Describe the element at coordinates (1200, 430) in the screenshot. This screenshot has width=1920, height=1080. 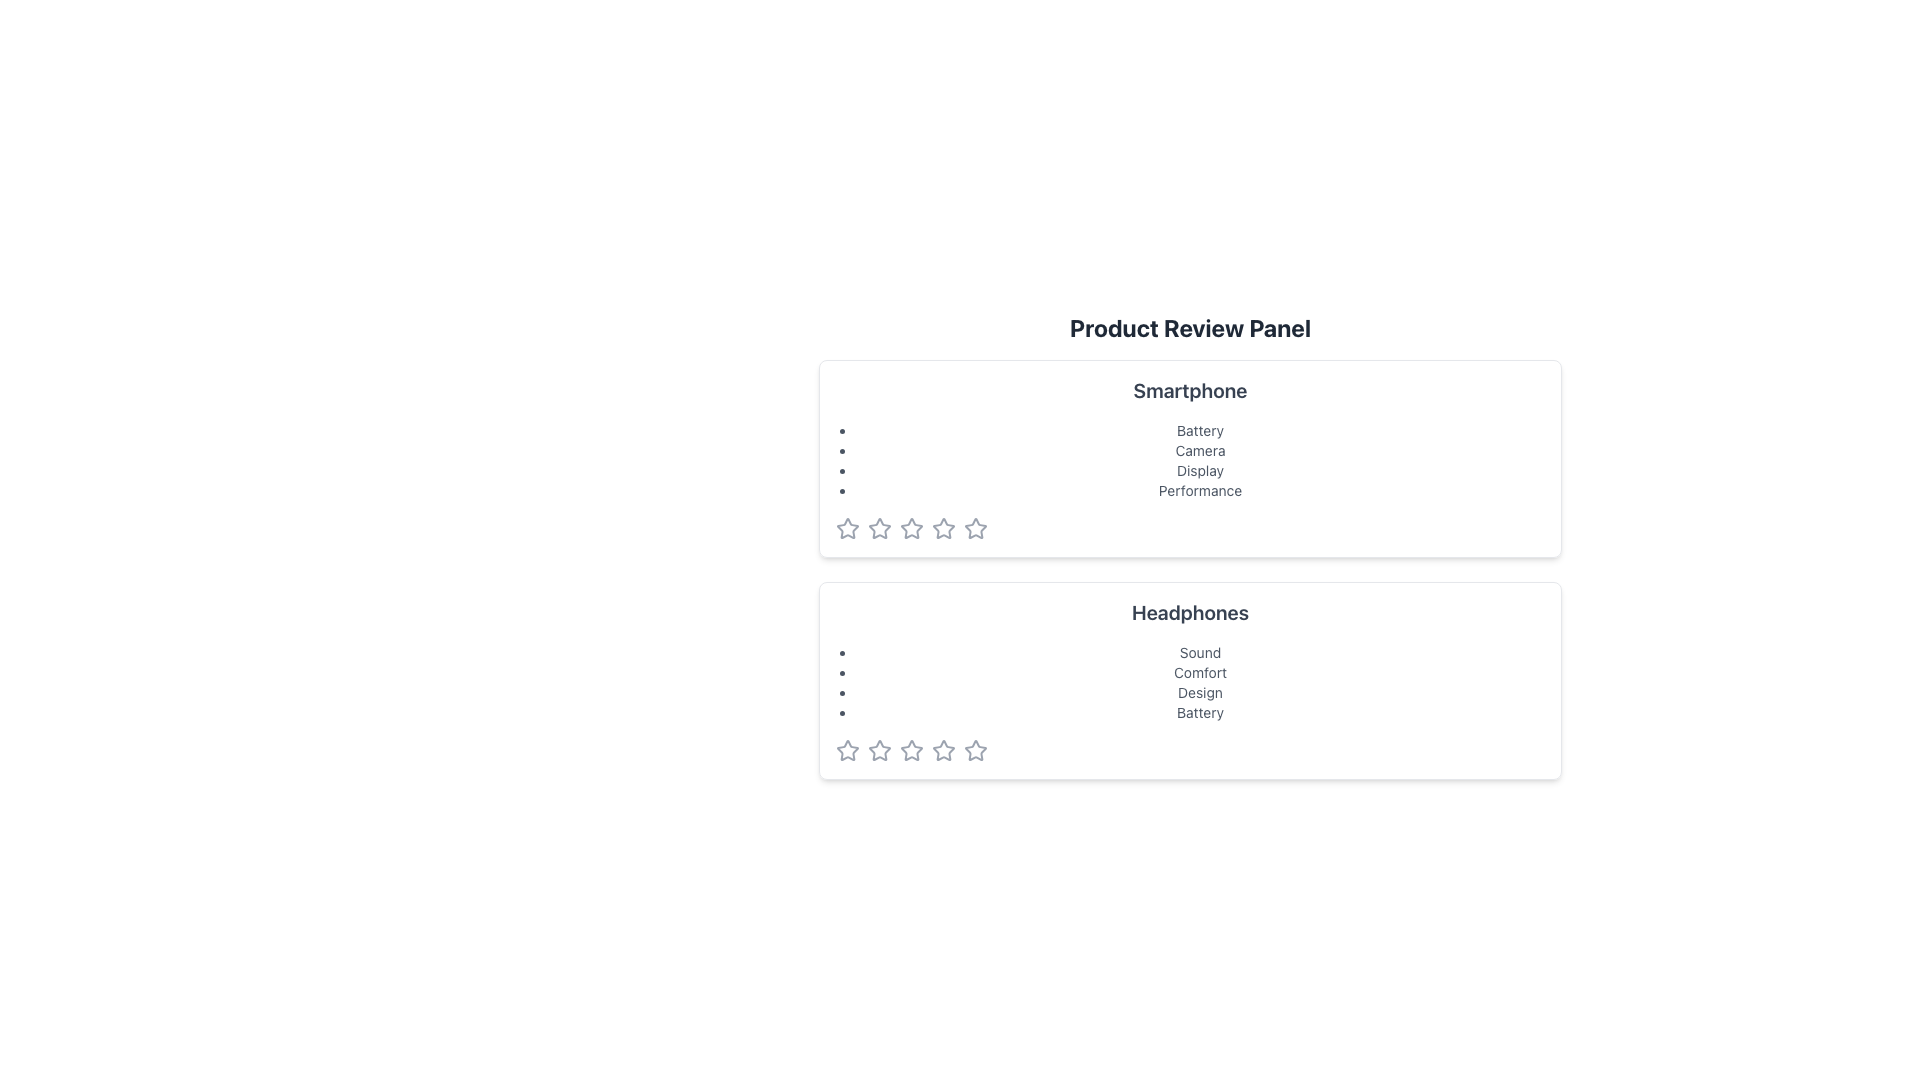
I see `the 'Battery' text label, which is the first item in the bullet-point list under the 'Smartphone' section header` at that location.